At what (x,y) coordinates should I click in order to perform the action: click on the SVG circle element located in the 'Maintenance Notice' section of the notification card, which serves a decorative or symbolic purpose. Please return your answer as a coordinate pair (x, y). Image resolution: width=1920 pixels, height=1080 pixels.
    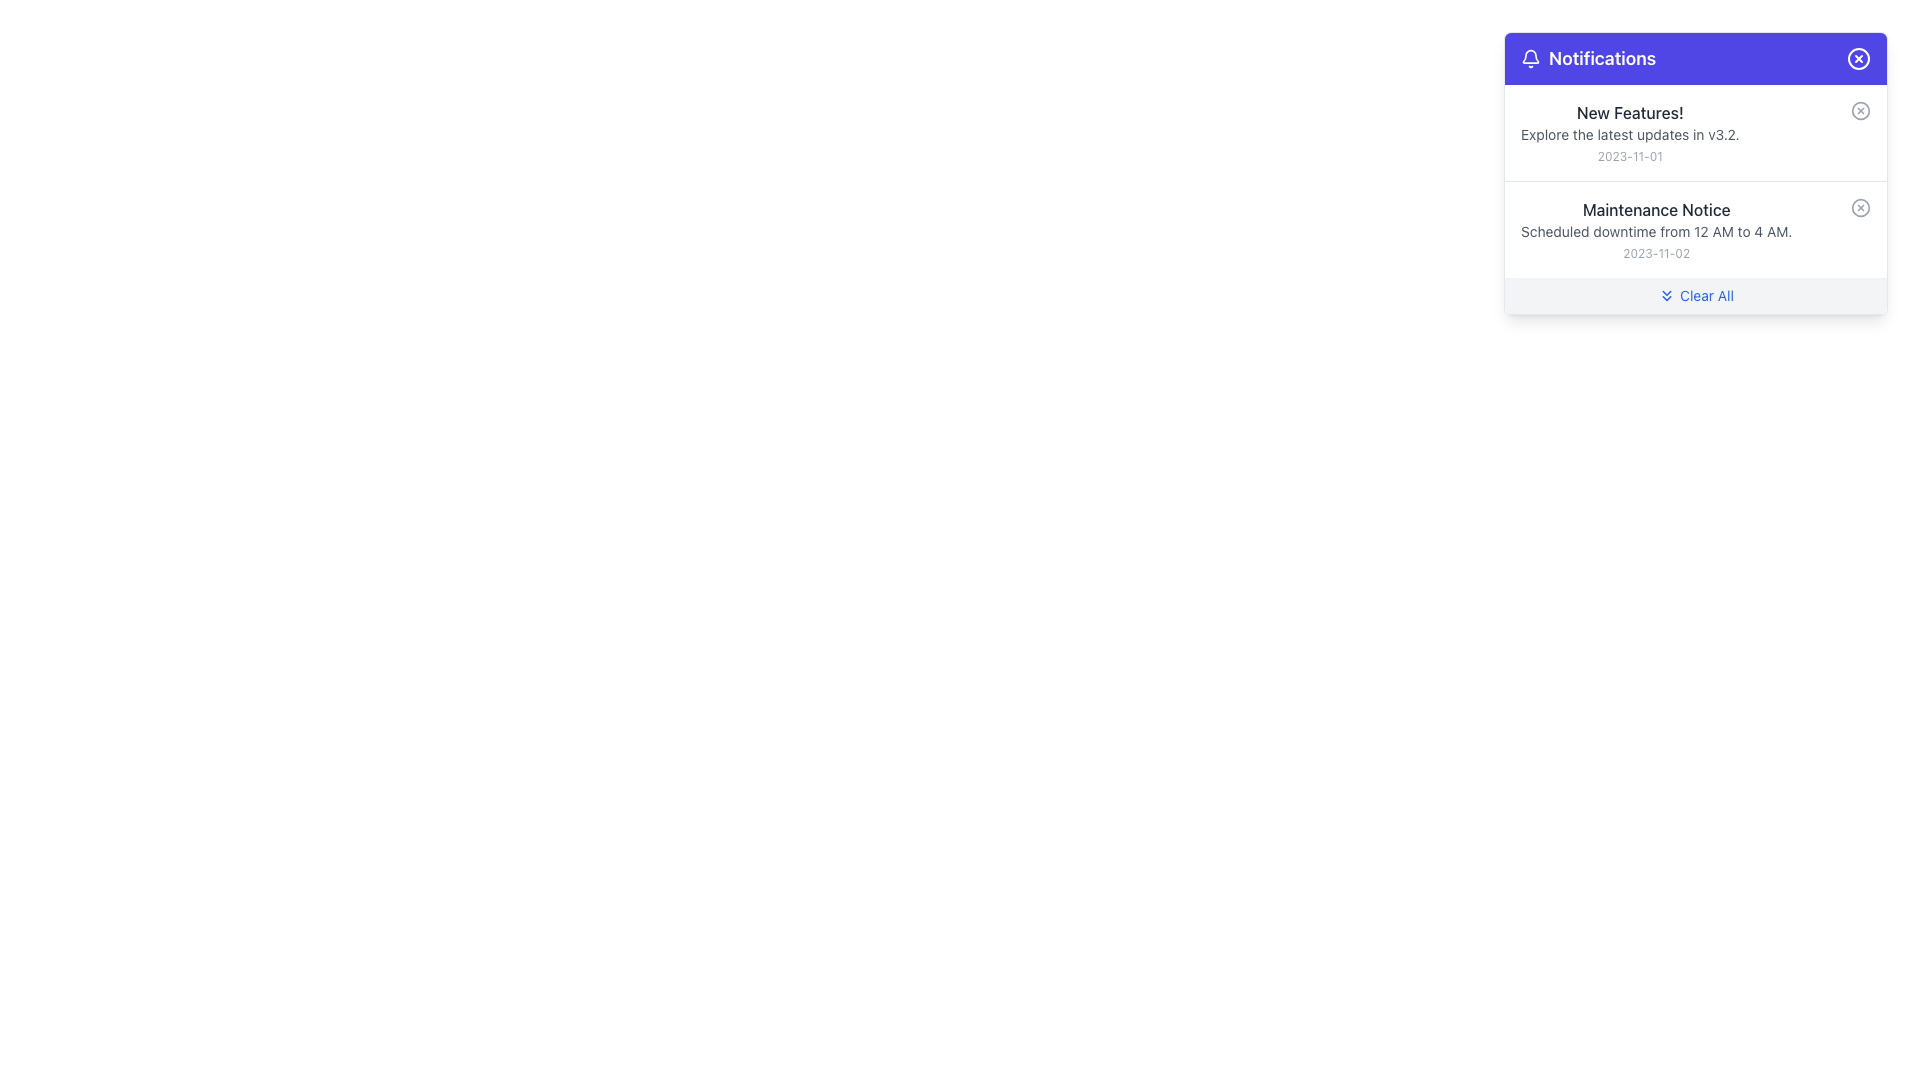
    Looking at the image, I should click on (1860, 208).